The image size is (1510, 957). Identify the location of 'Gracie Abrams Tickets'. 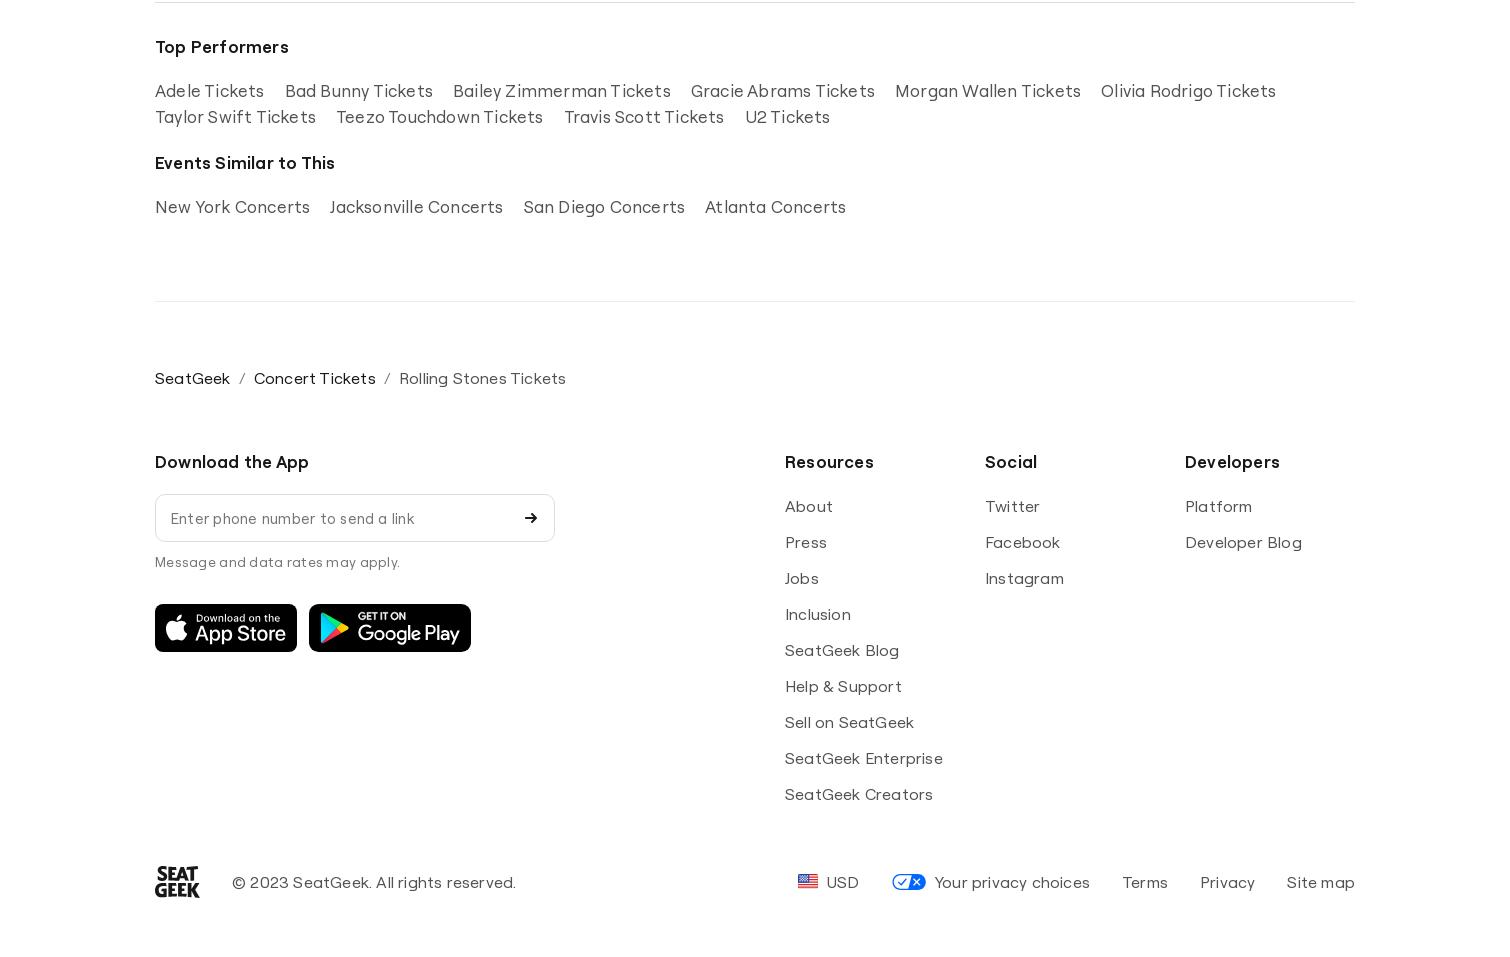
(782, 89).